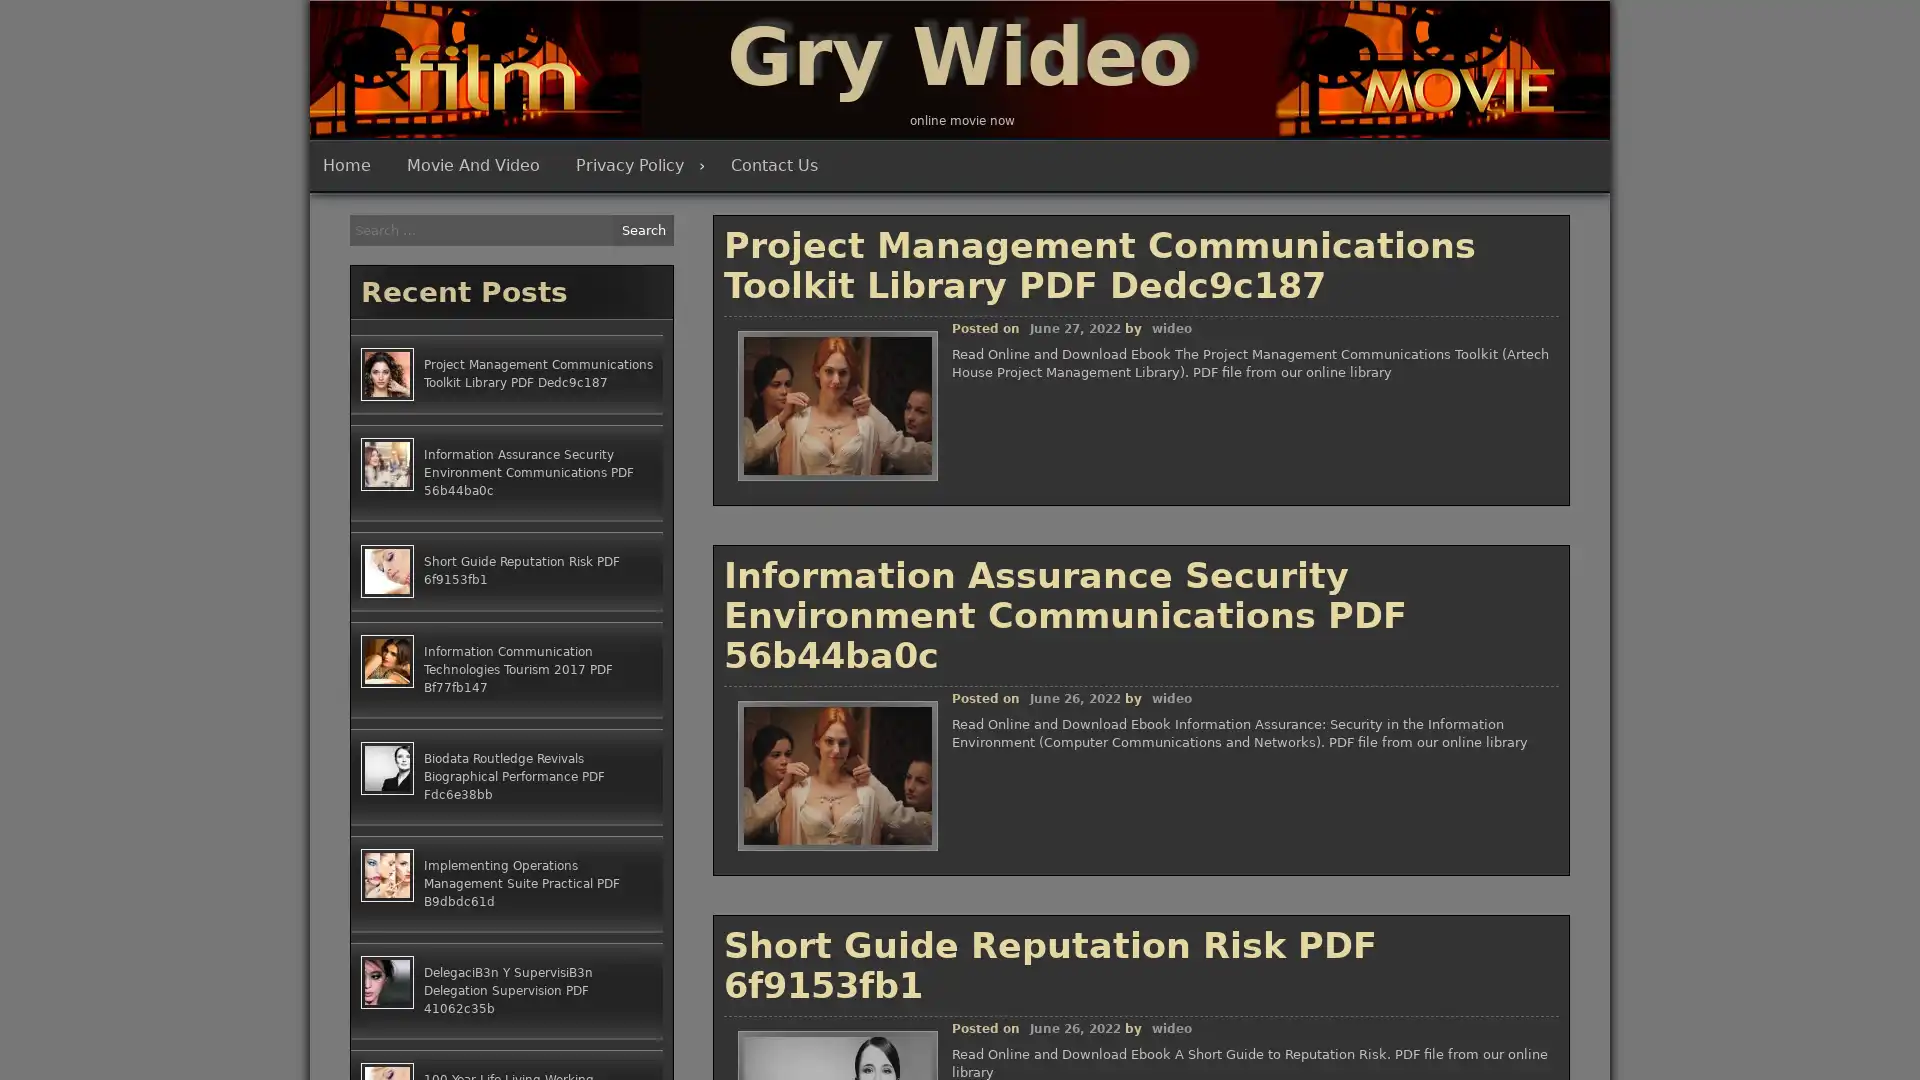  Describe the element at coordinates (643, 229) in the screenshot. I see `Search` at that location.